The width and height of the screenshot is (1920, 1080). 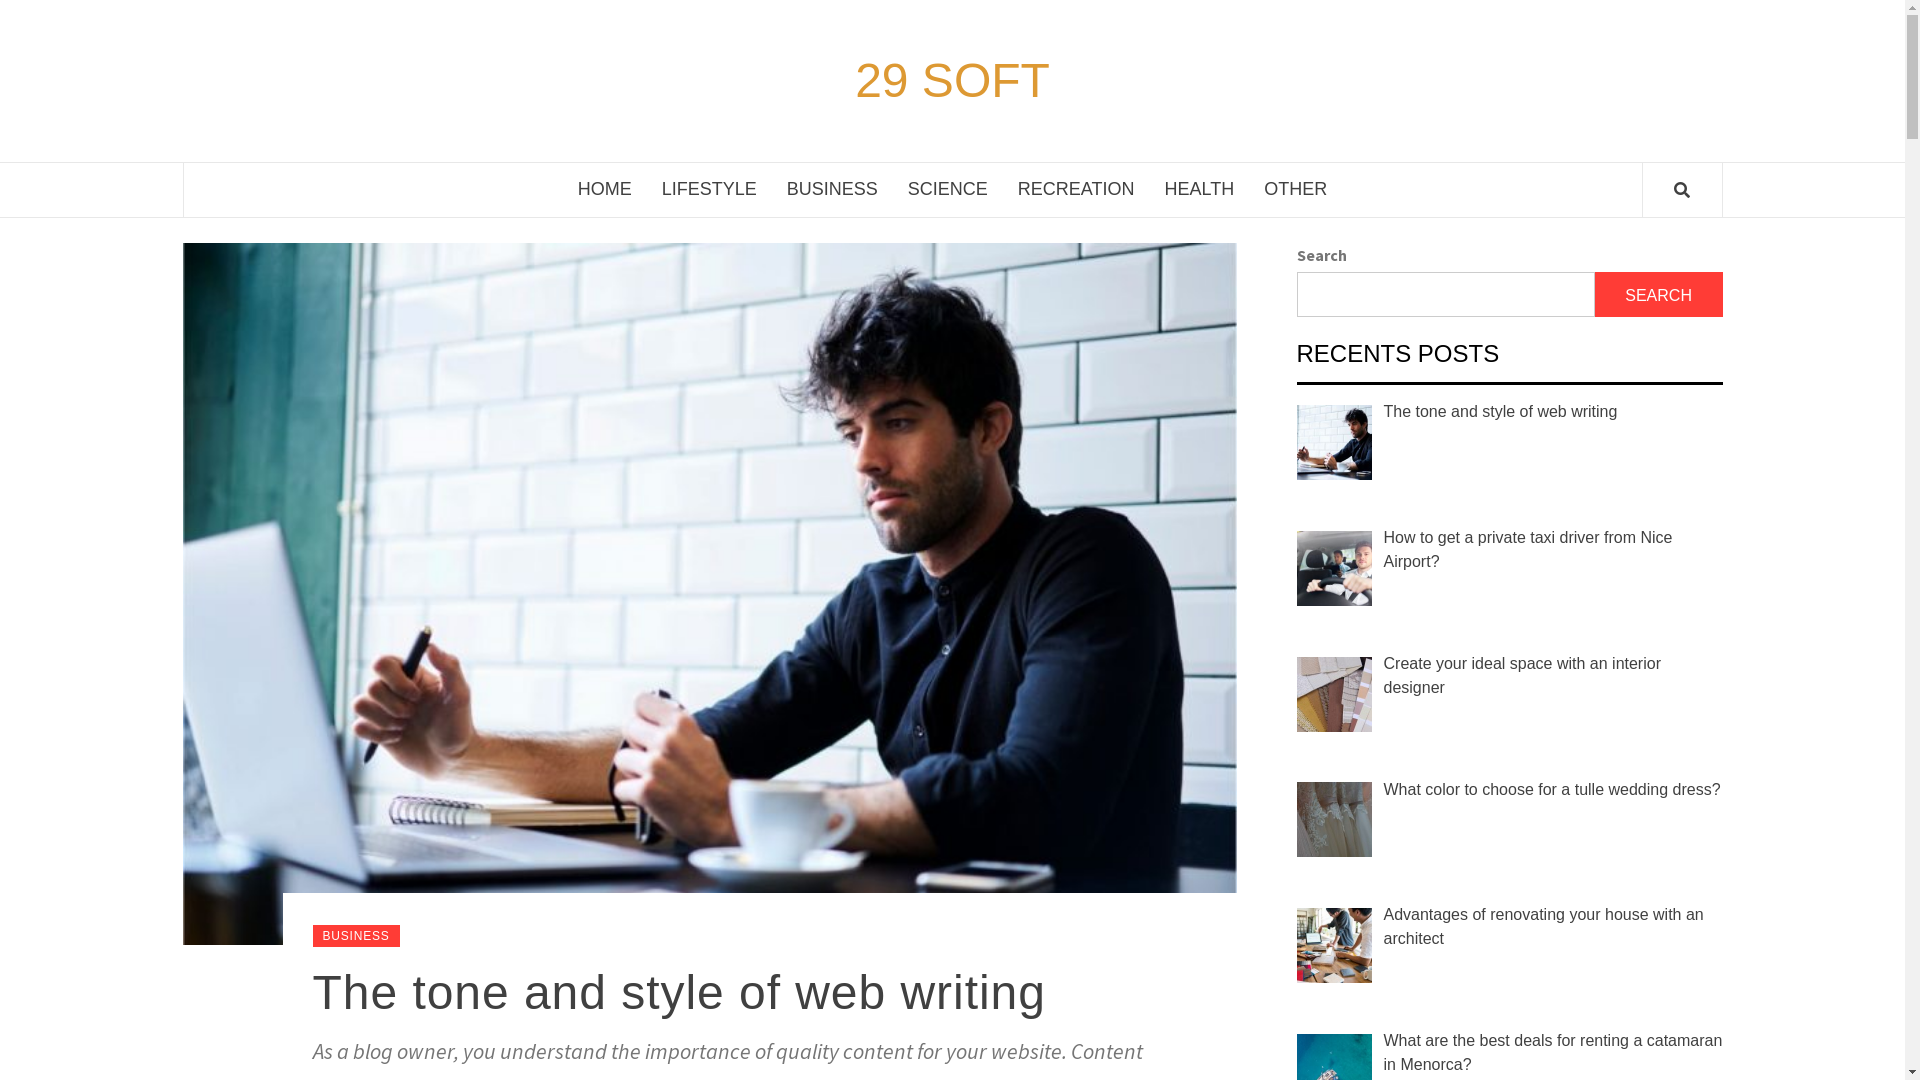 I want to click on 'OTHER', so click(x=1247, y=189).